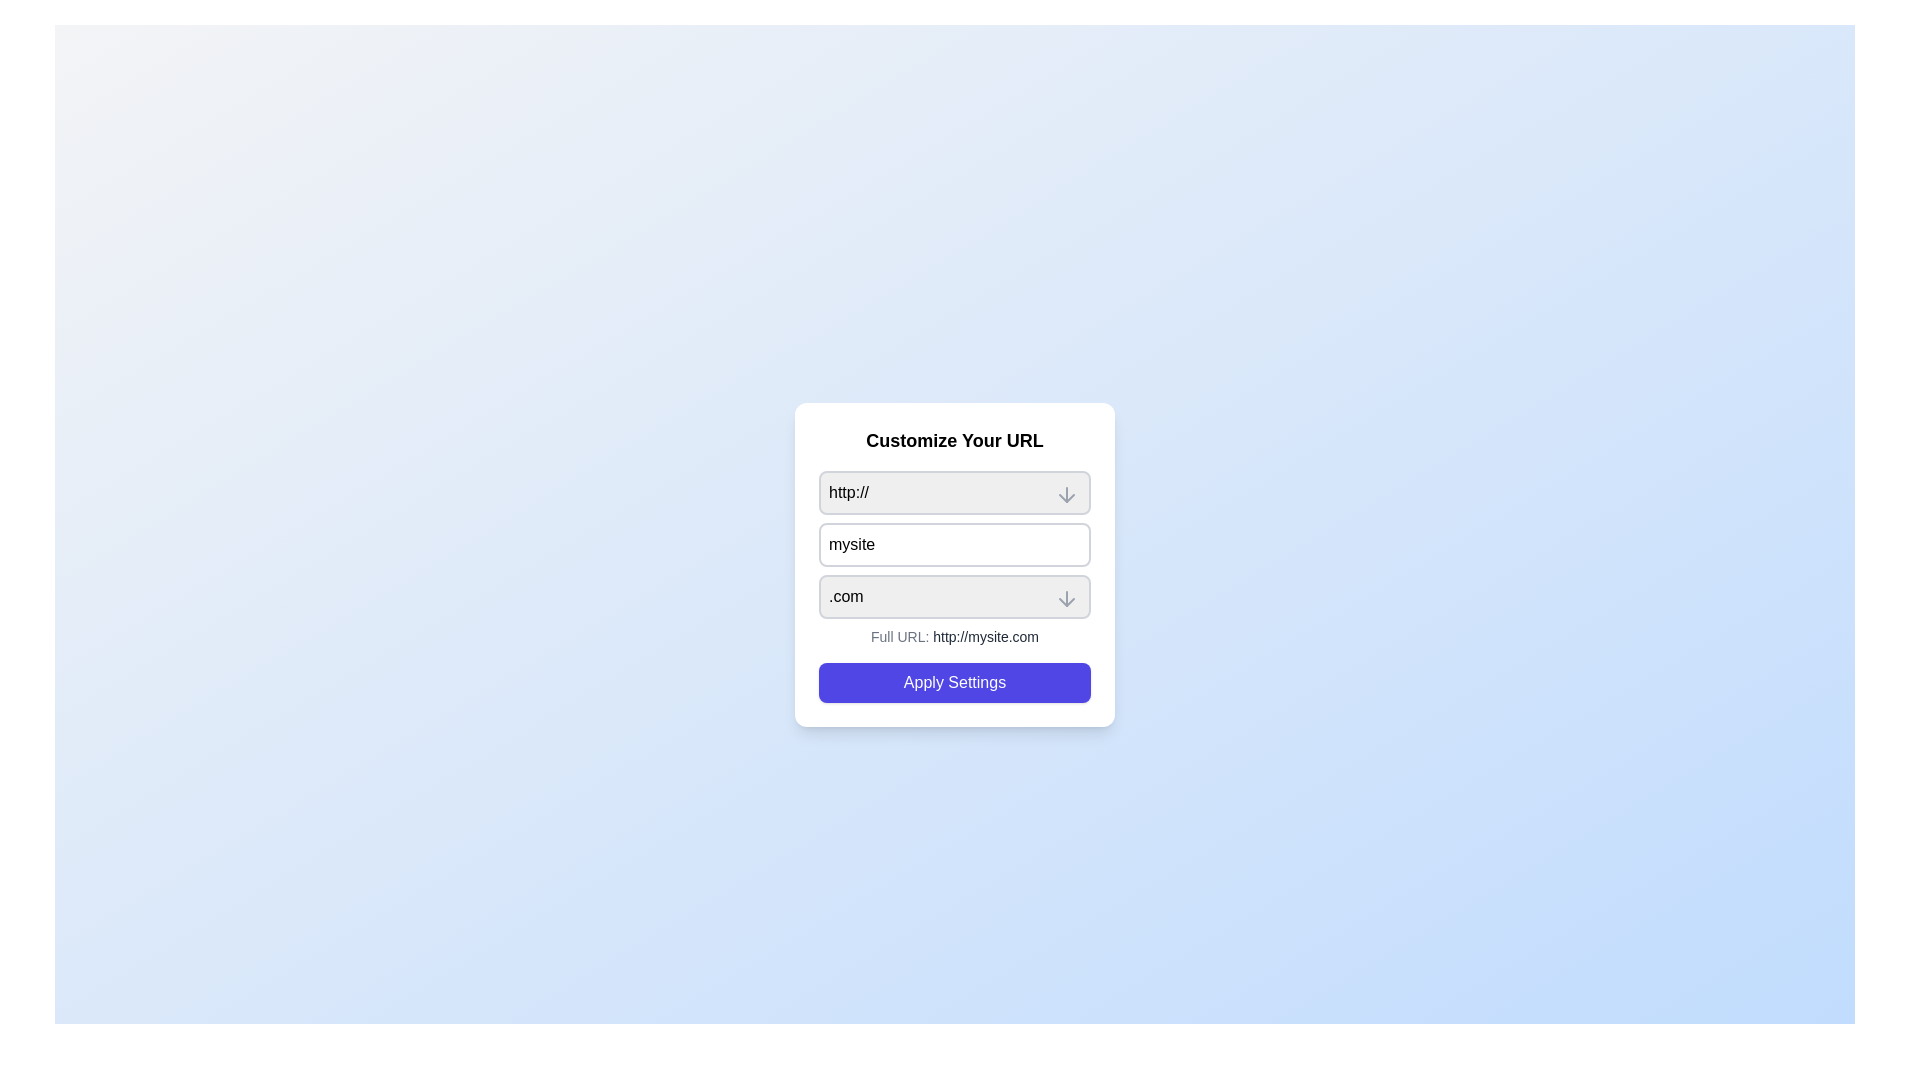 The image size is (1920, 1080). I want to click on the Text Input Field within the 'Customize Your URL' panel to focus on it and allow user input, so click(954, 559).